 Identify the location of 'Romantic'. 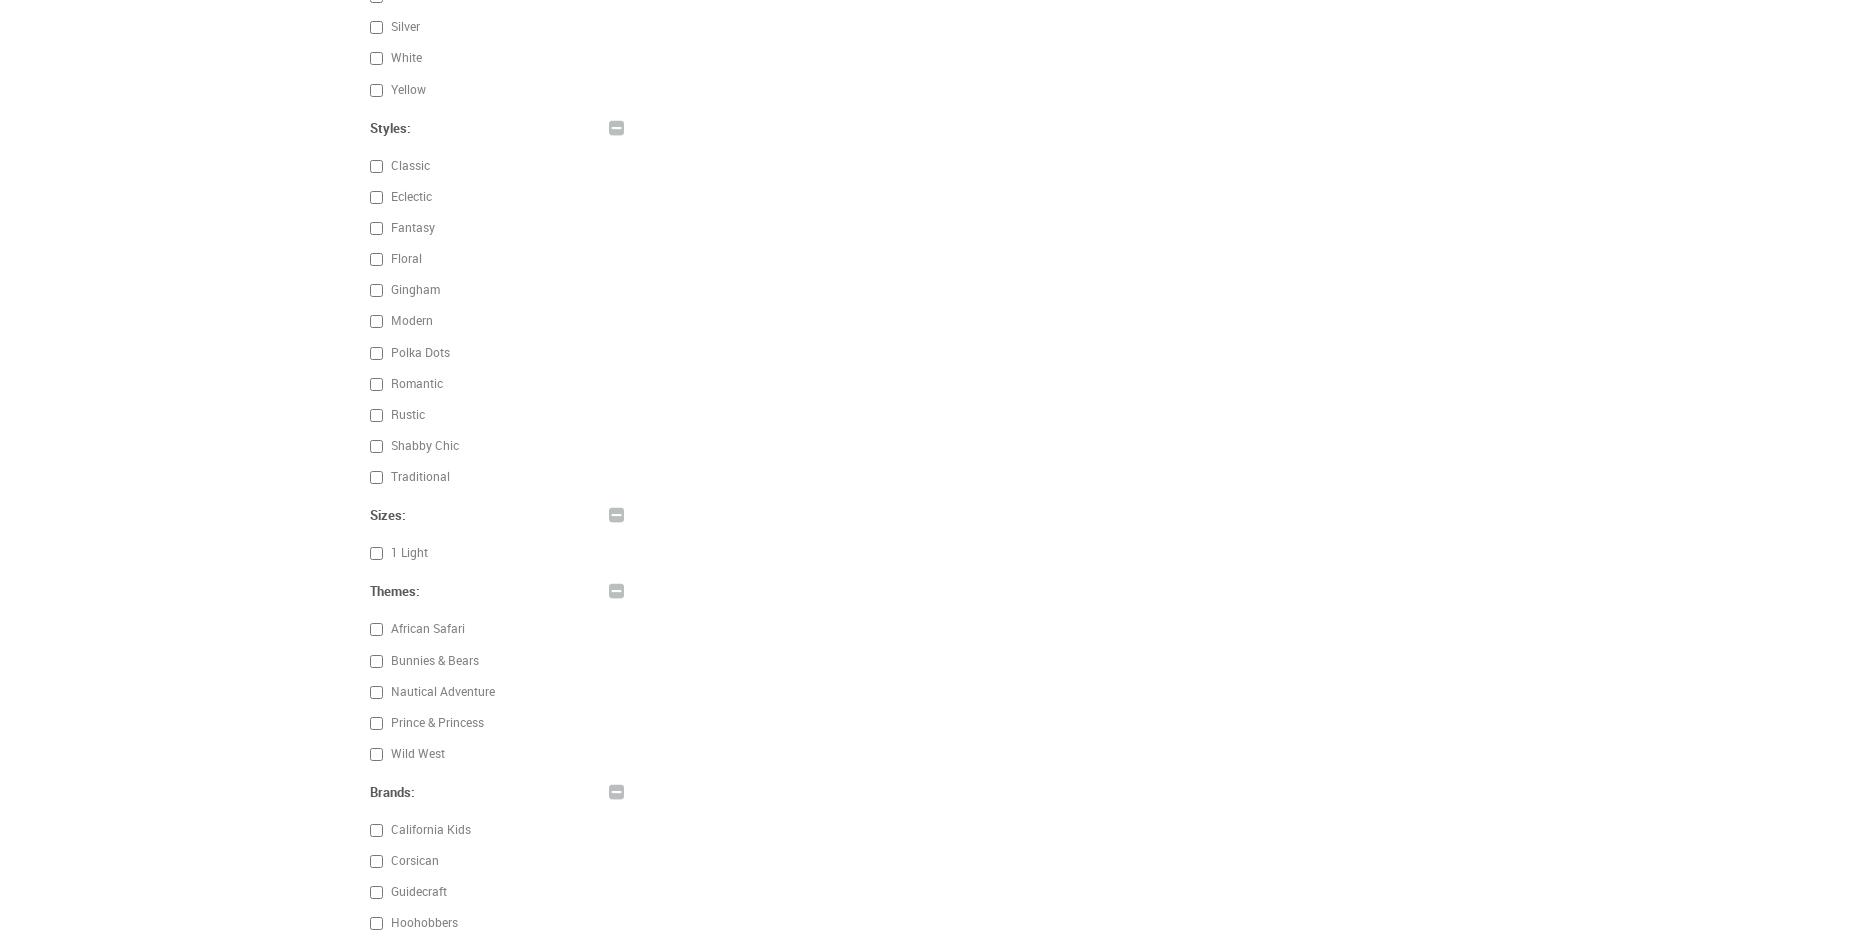
(386, 381).